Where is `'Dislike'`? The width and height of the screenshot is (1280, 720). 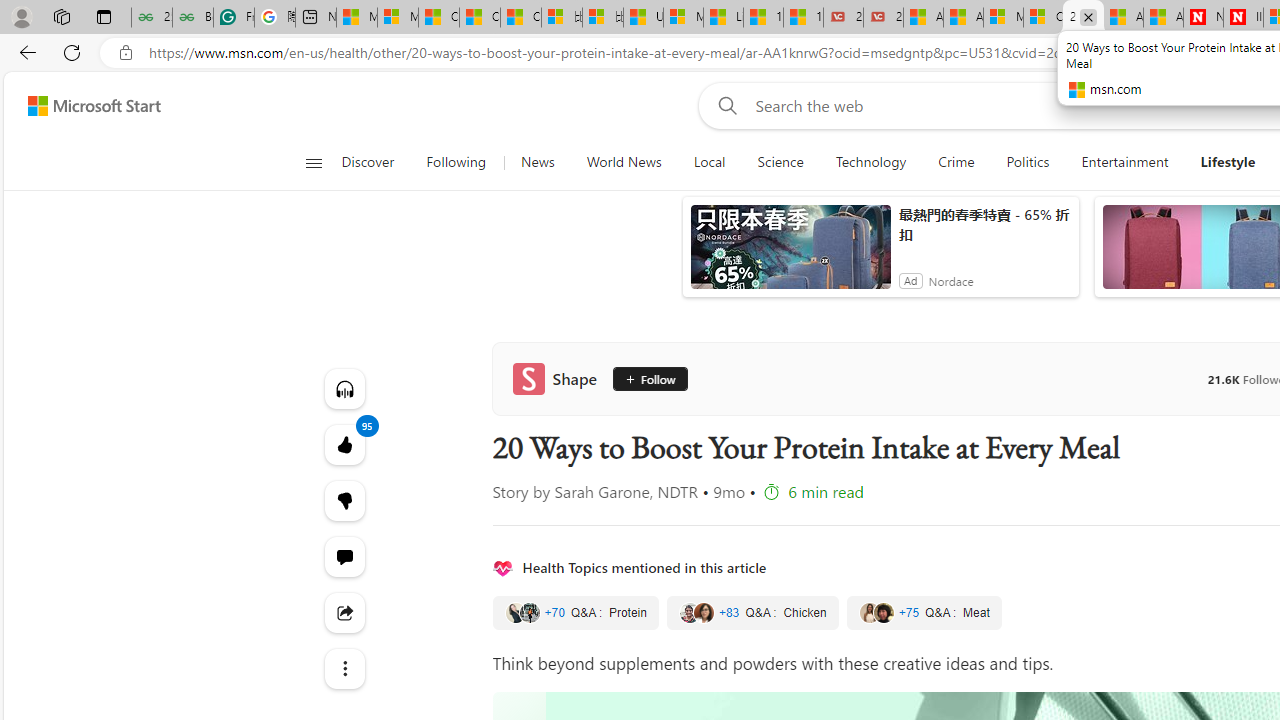 'Dislike' is located at coordinates (344, 500).